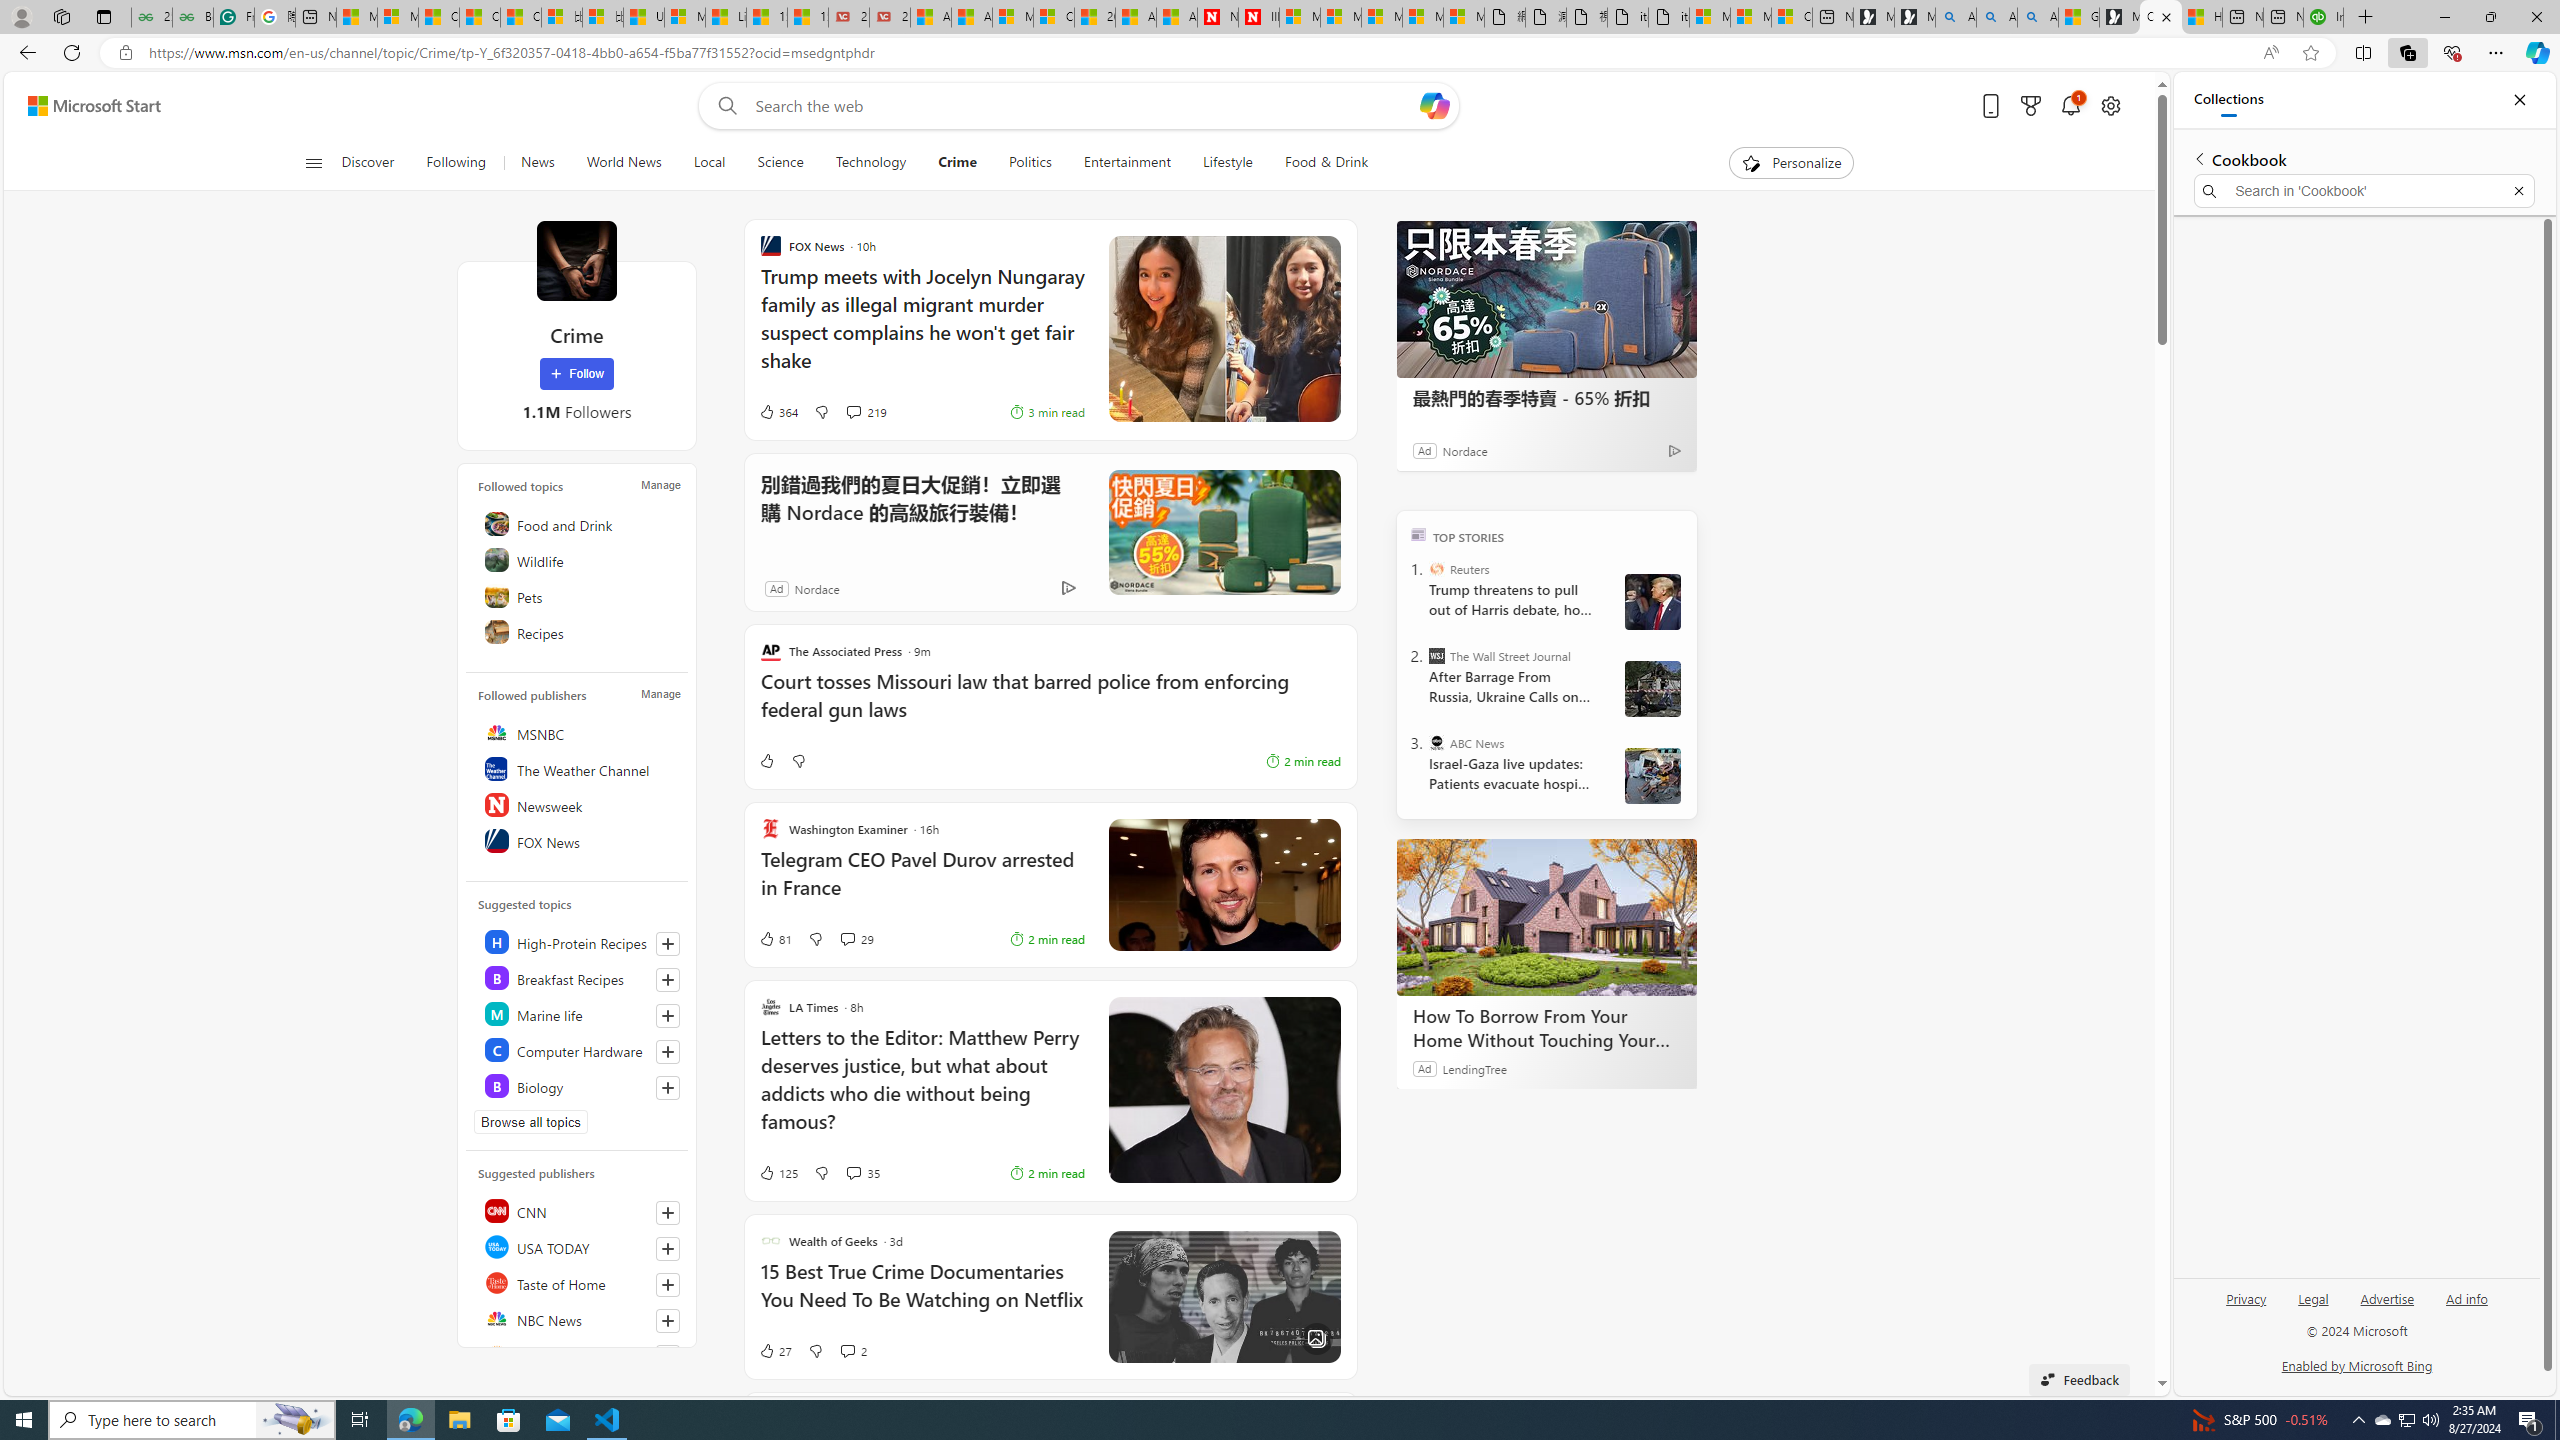  I want to click on 'View comments 35 Comment', so click(852, 1171).